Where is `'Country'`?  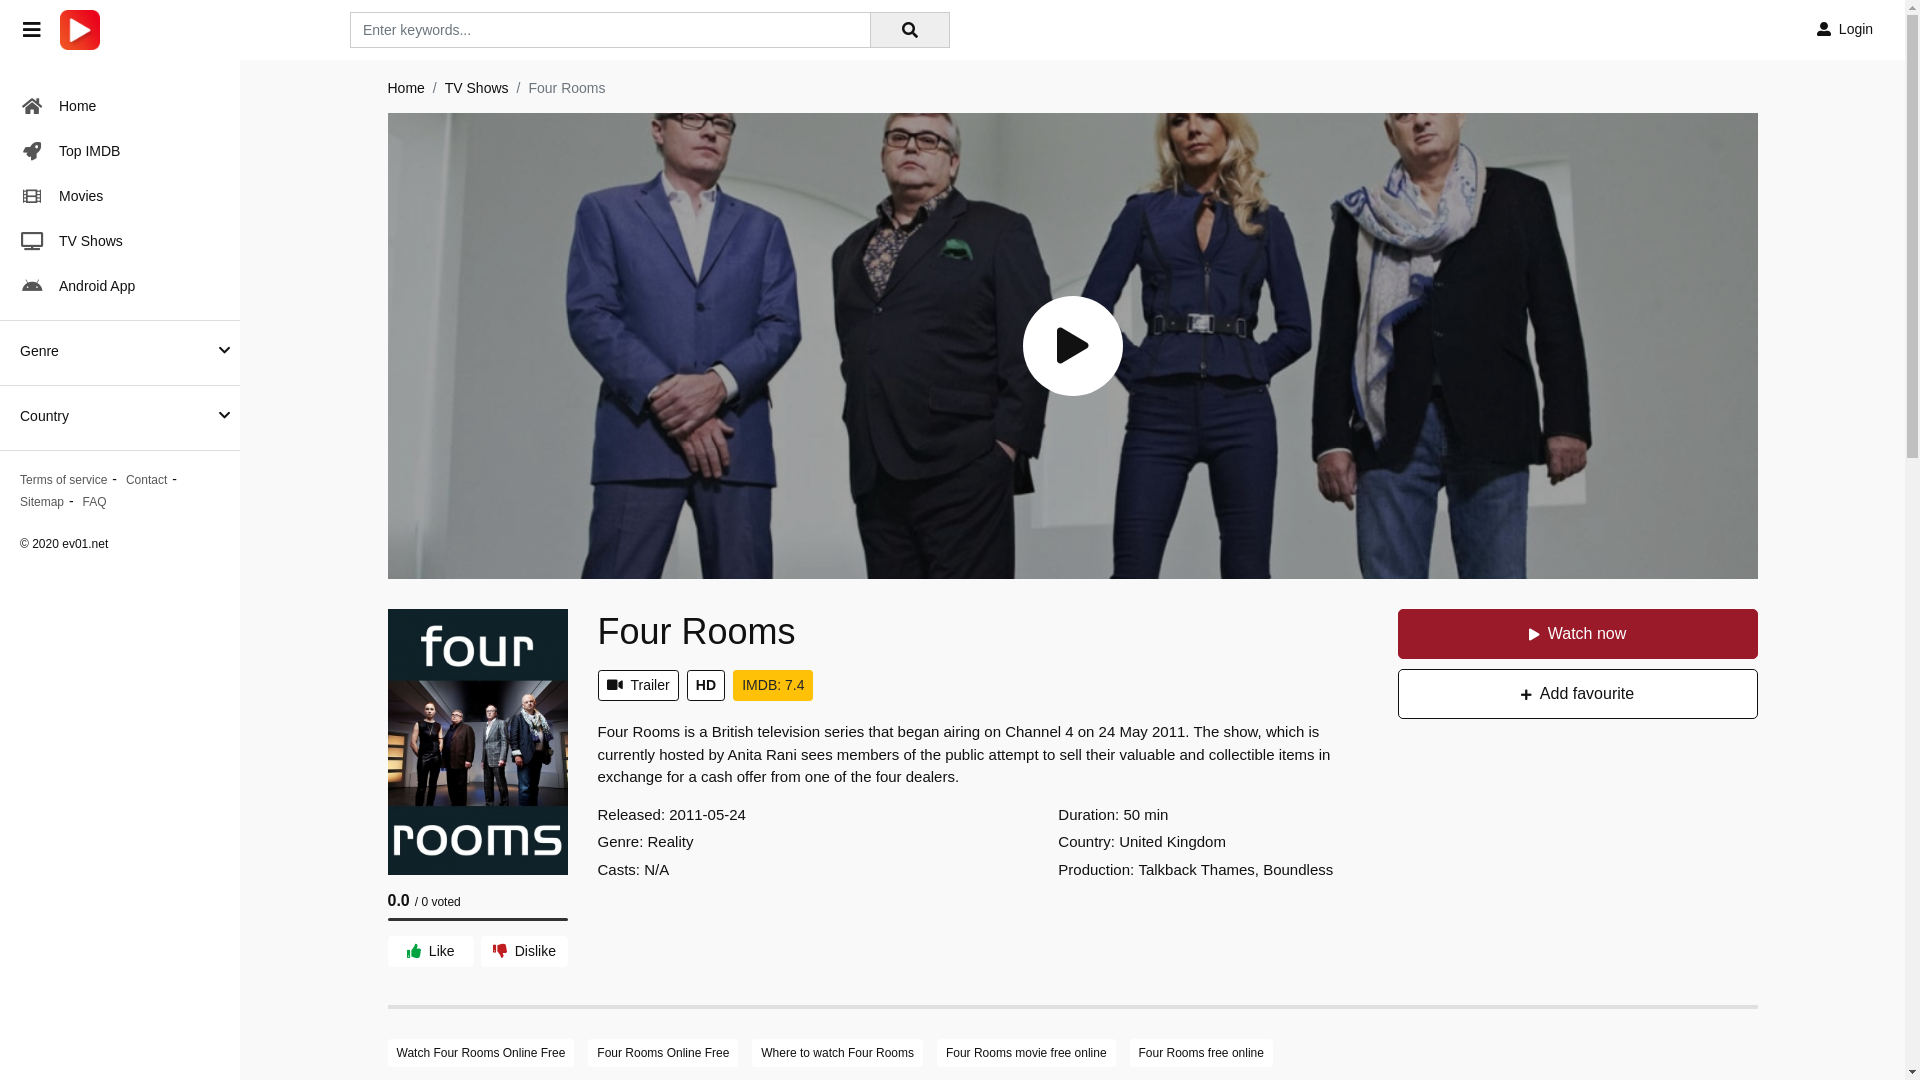
'Country' is located at coordinates (44, 415).